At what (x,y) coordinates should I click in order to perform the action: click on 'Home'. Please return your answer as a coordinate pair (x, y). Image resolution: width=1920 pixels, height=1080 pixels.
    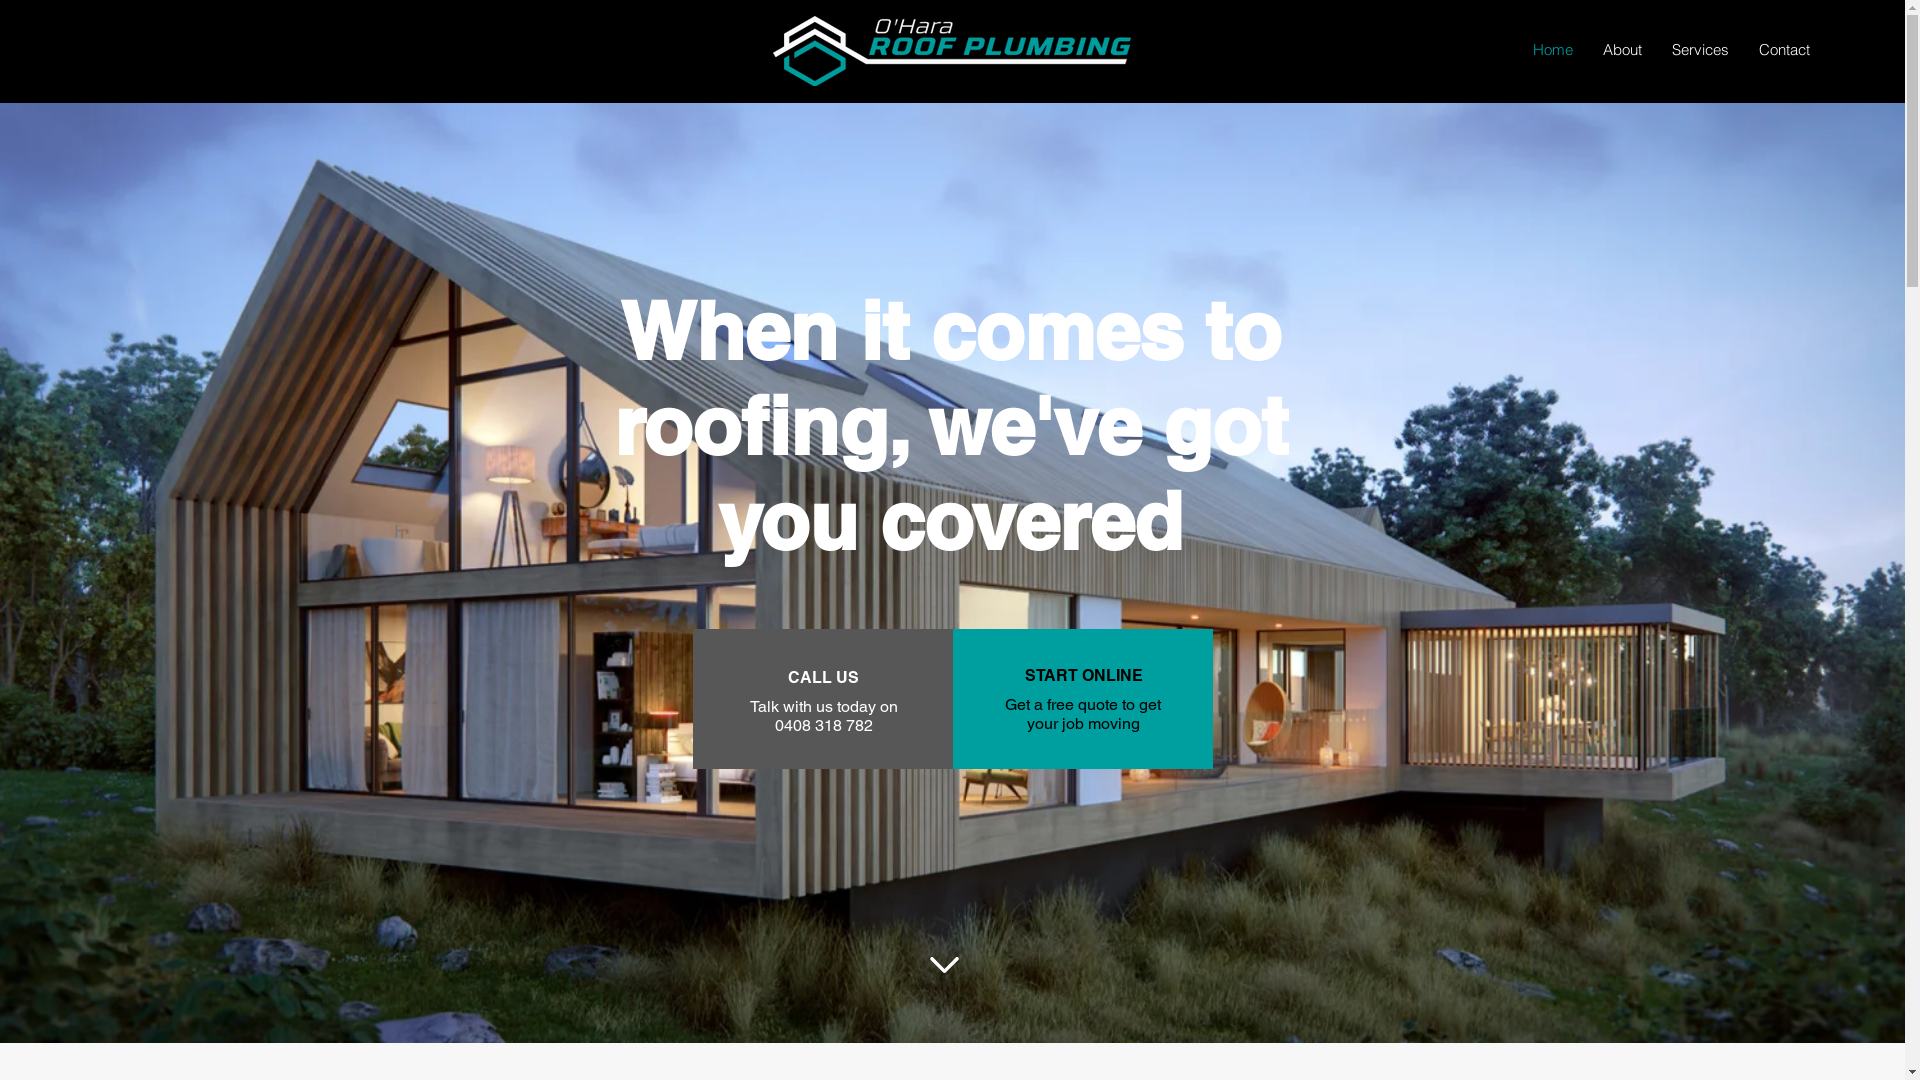
    Looking at the image, I should click on (1552, 49).